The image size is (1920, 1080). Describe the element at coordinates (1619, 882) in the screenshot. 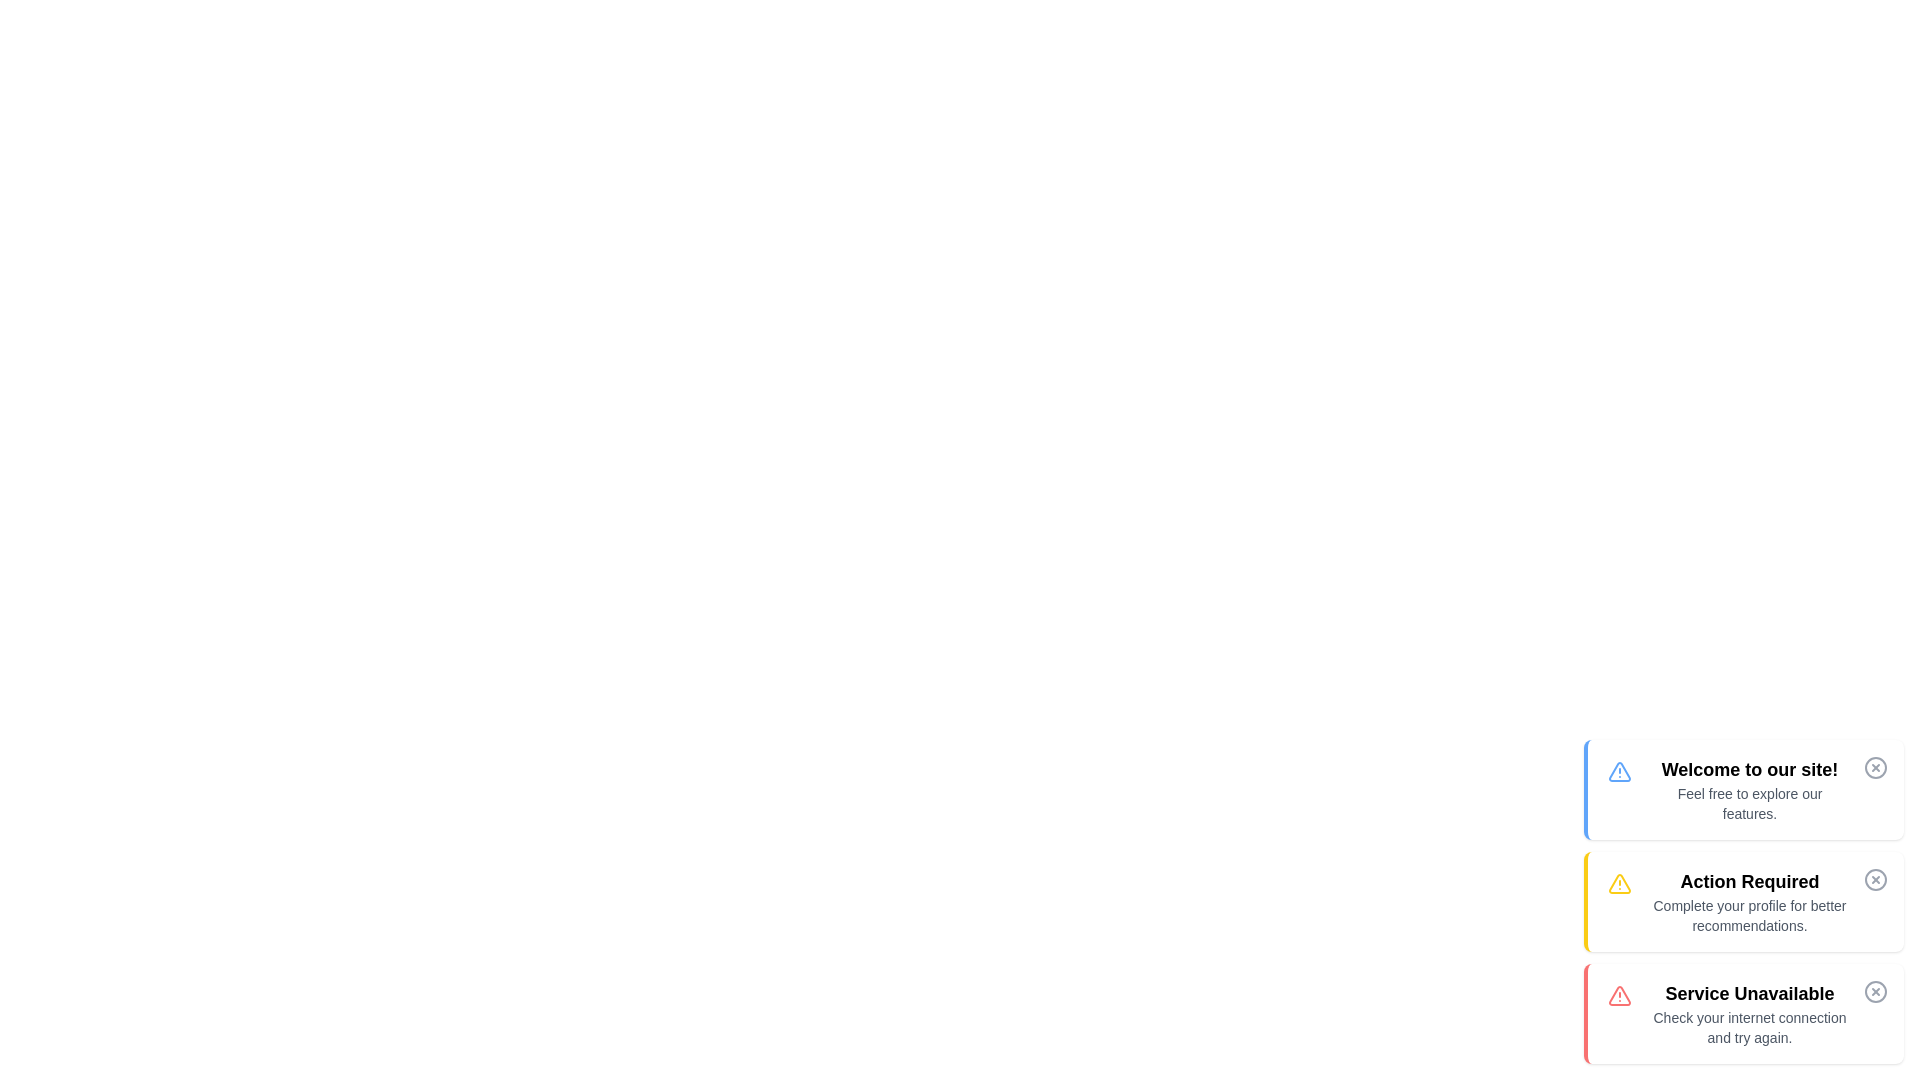

I see `the yellow triangular alert icon, which is part of an SVG representation and positioned next to the 'Action Required' message in the list` at that location.